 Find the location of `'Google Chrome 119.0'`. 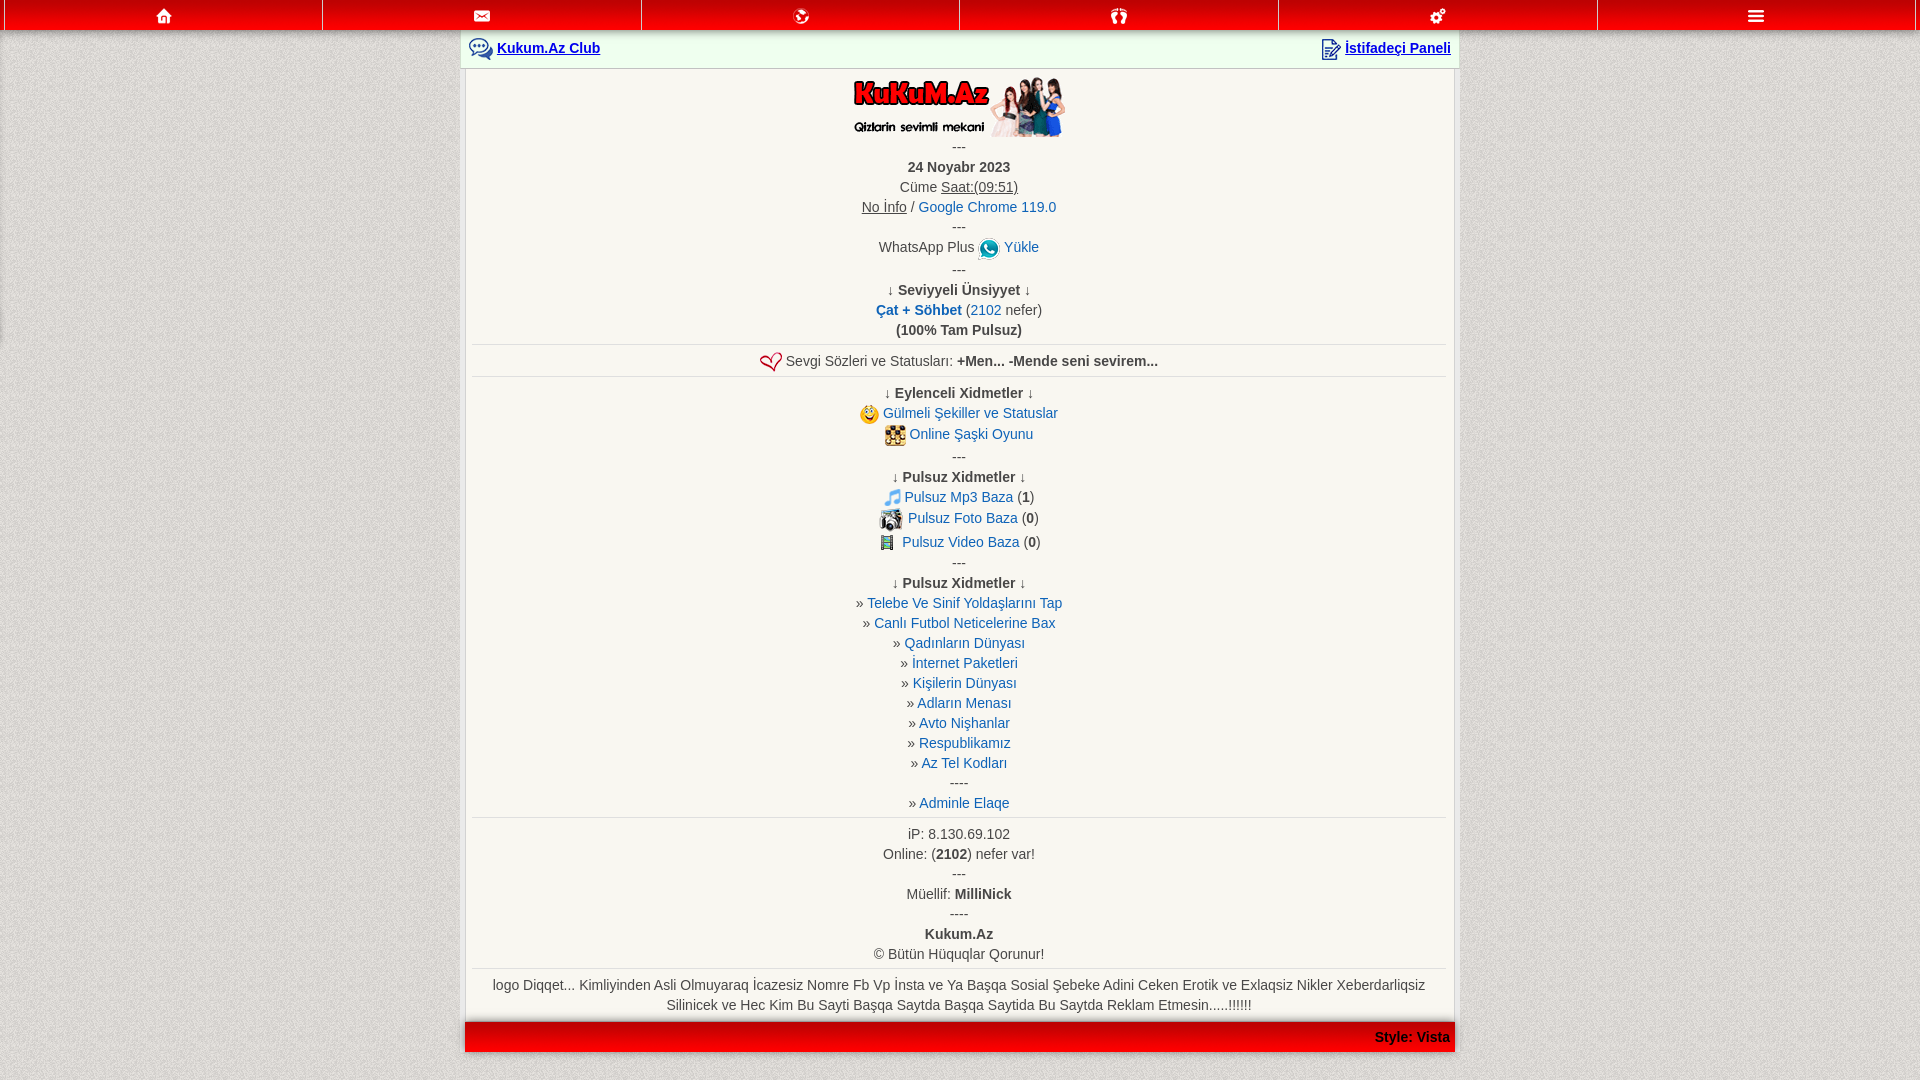

'Google Chrome 119.0' is located at coordinates (988, 207).